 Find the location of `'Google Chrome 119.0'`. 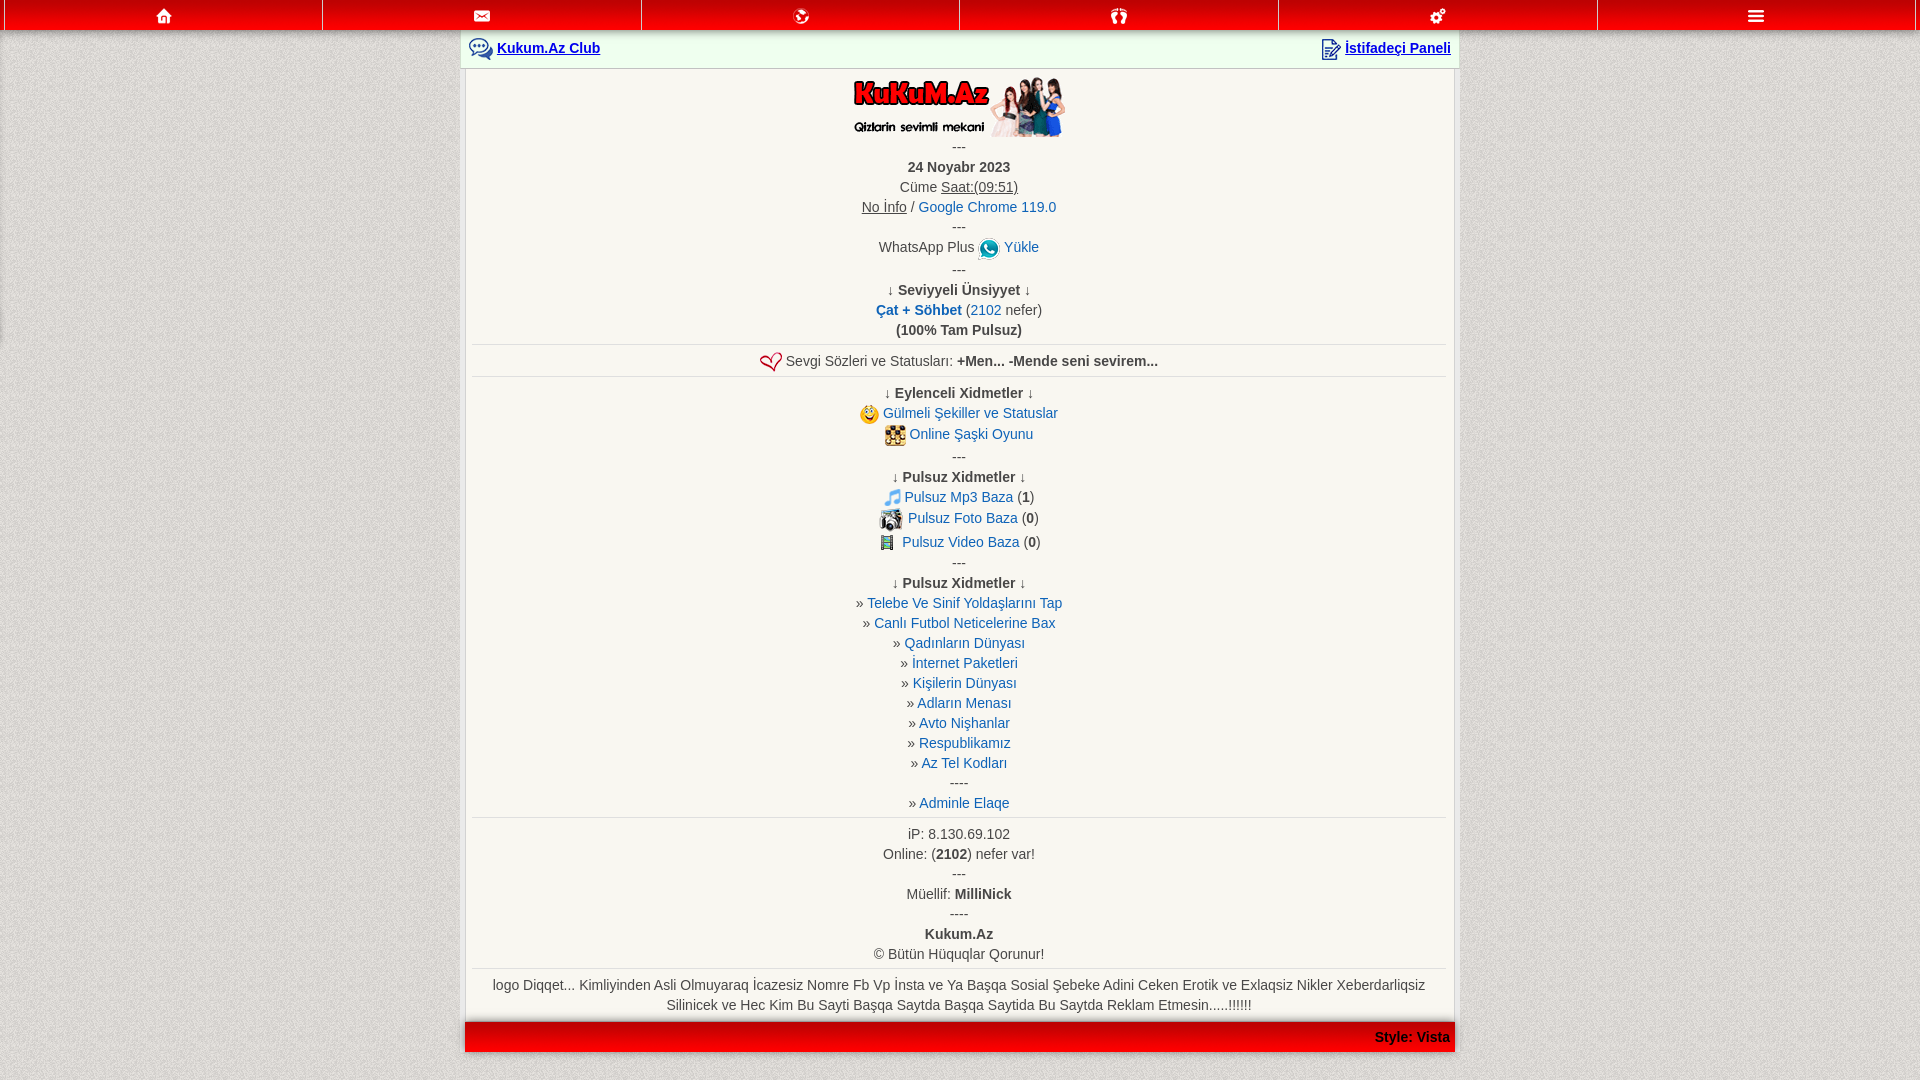

'Google Chrome 119.0' is located at coordinates (988, 207).